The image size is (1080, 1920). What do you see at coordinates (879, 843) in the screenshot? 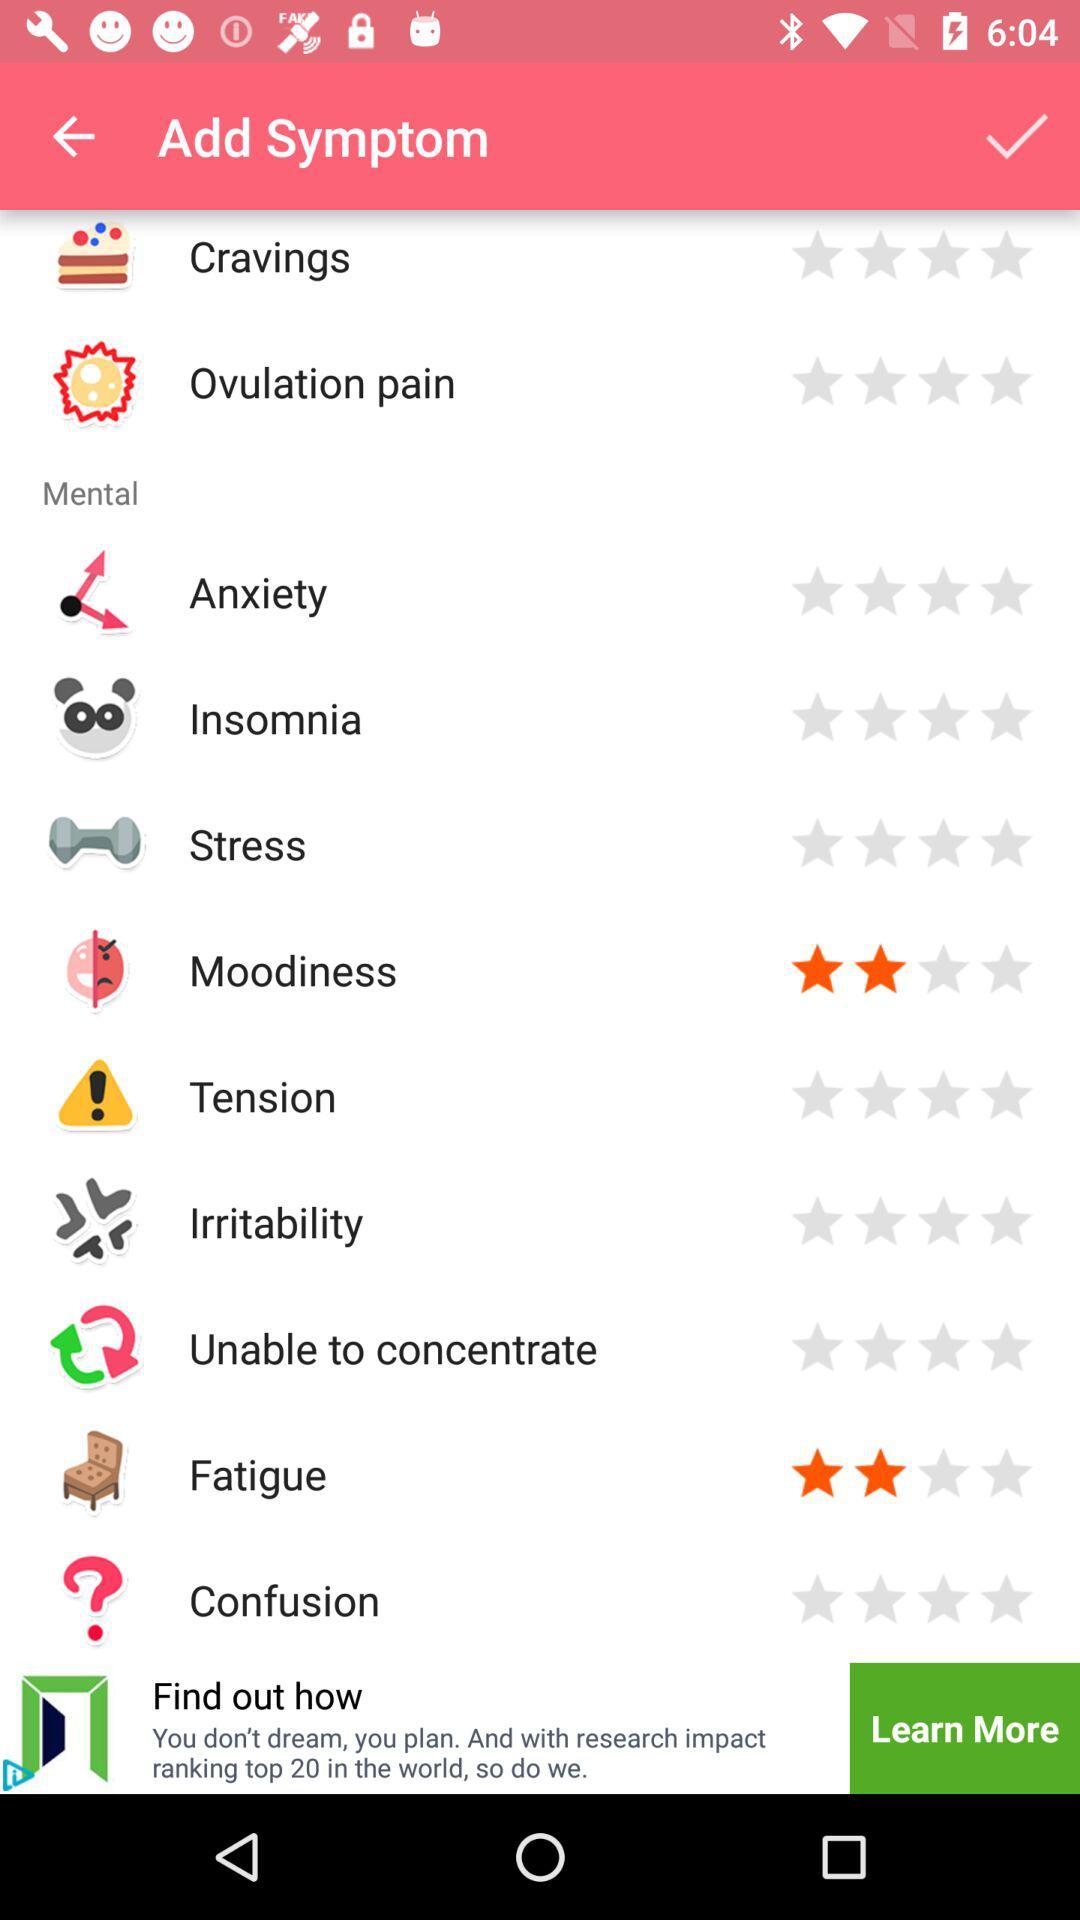
I see `rate stress level` at bounding box center [879, 843].